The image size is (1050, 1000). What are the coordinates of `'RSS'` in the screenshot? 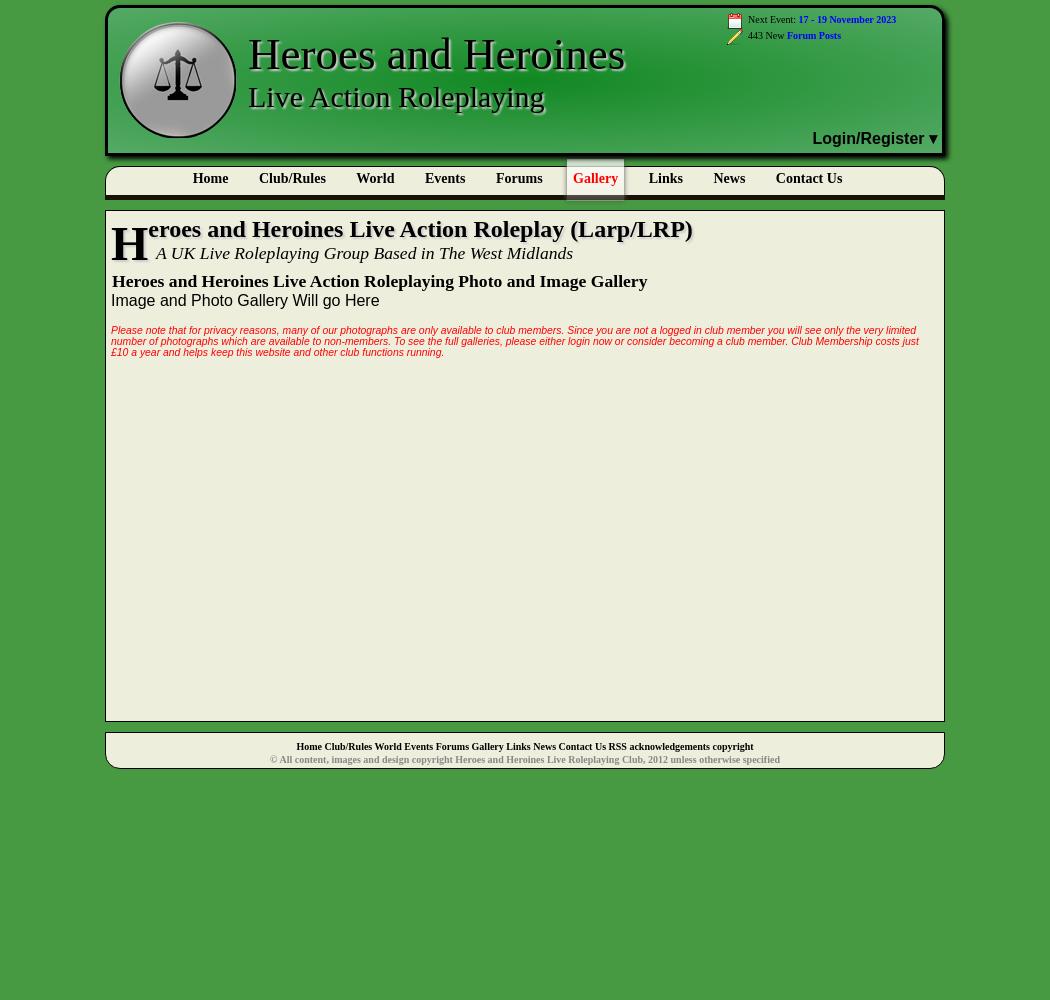 It's located at (616, 745).